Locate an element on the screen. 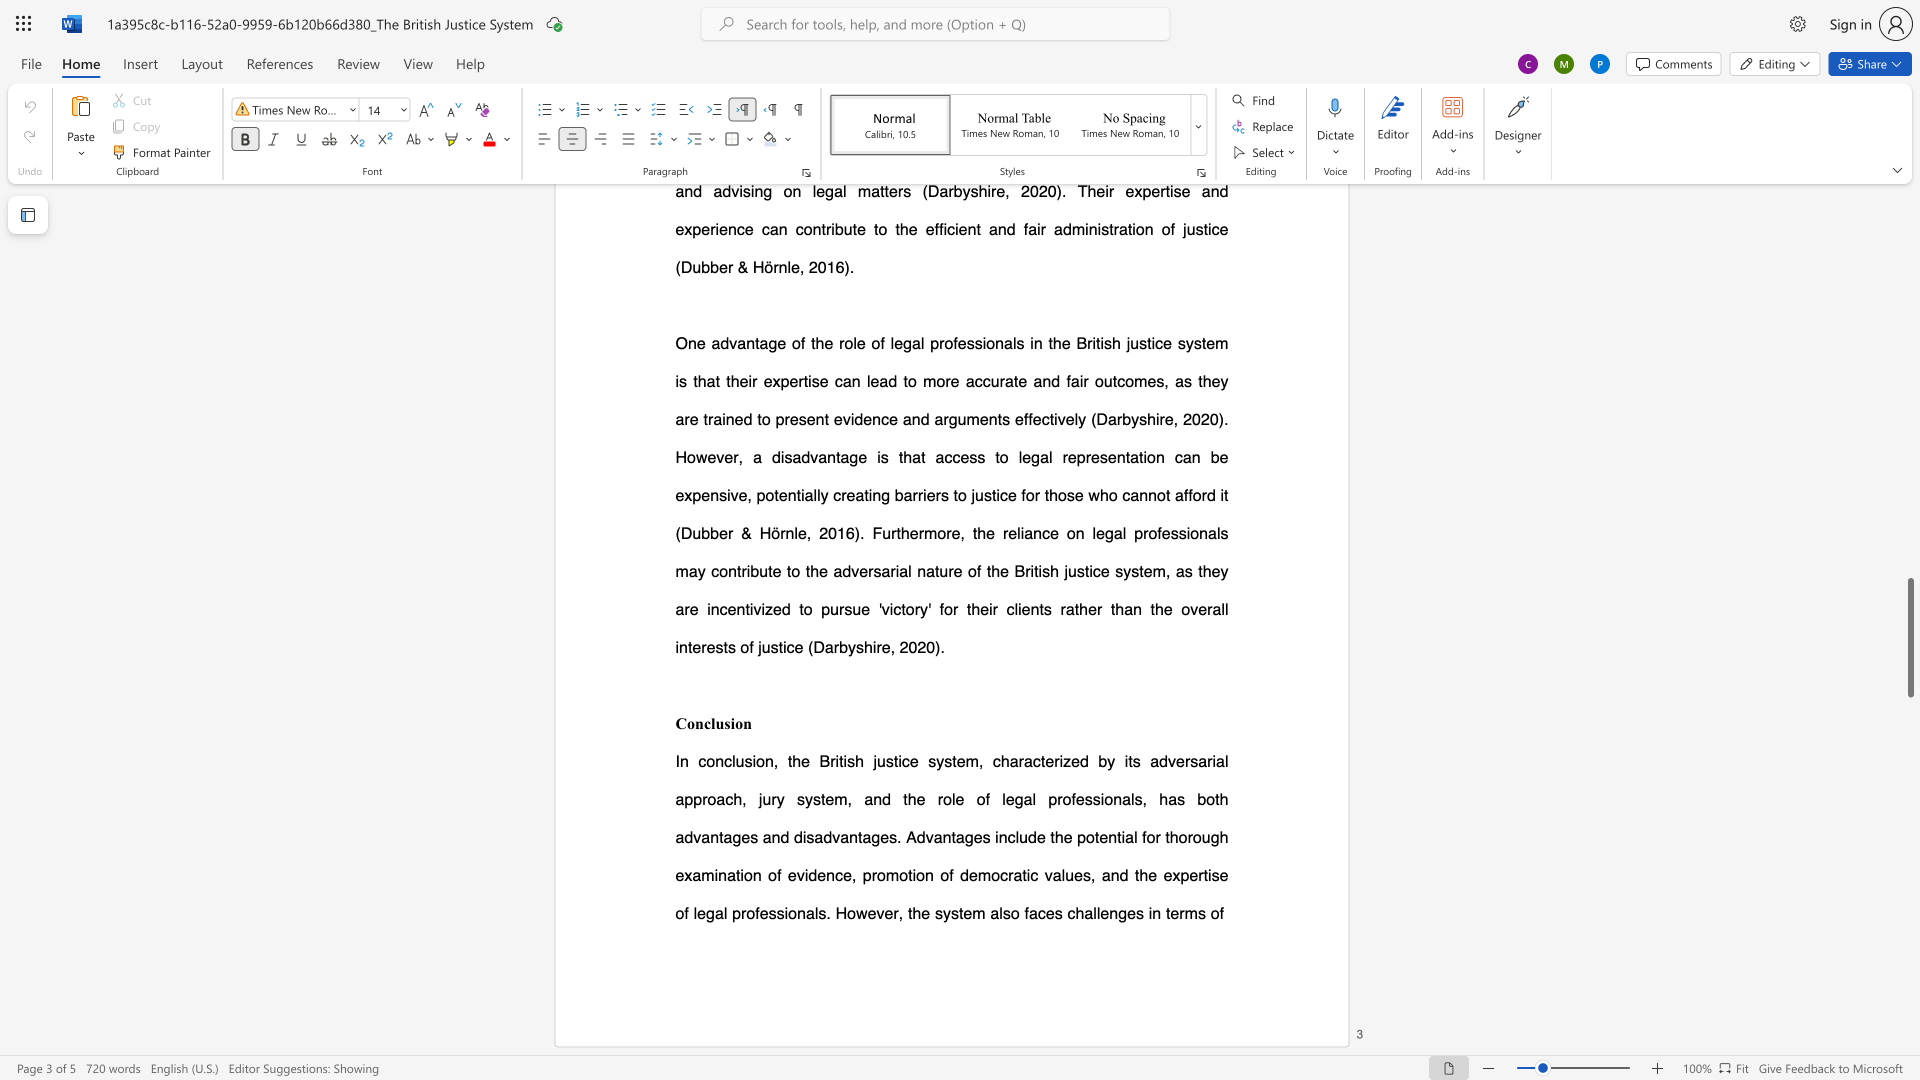 Image resolution: width=1920 pixels, height=1080 pixels. the scrollbar on the right to move the page upward is located at coordinates (1909, 309).